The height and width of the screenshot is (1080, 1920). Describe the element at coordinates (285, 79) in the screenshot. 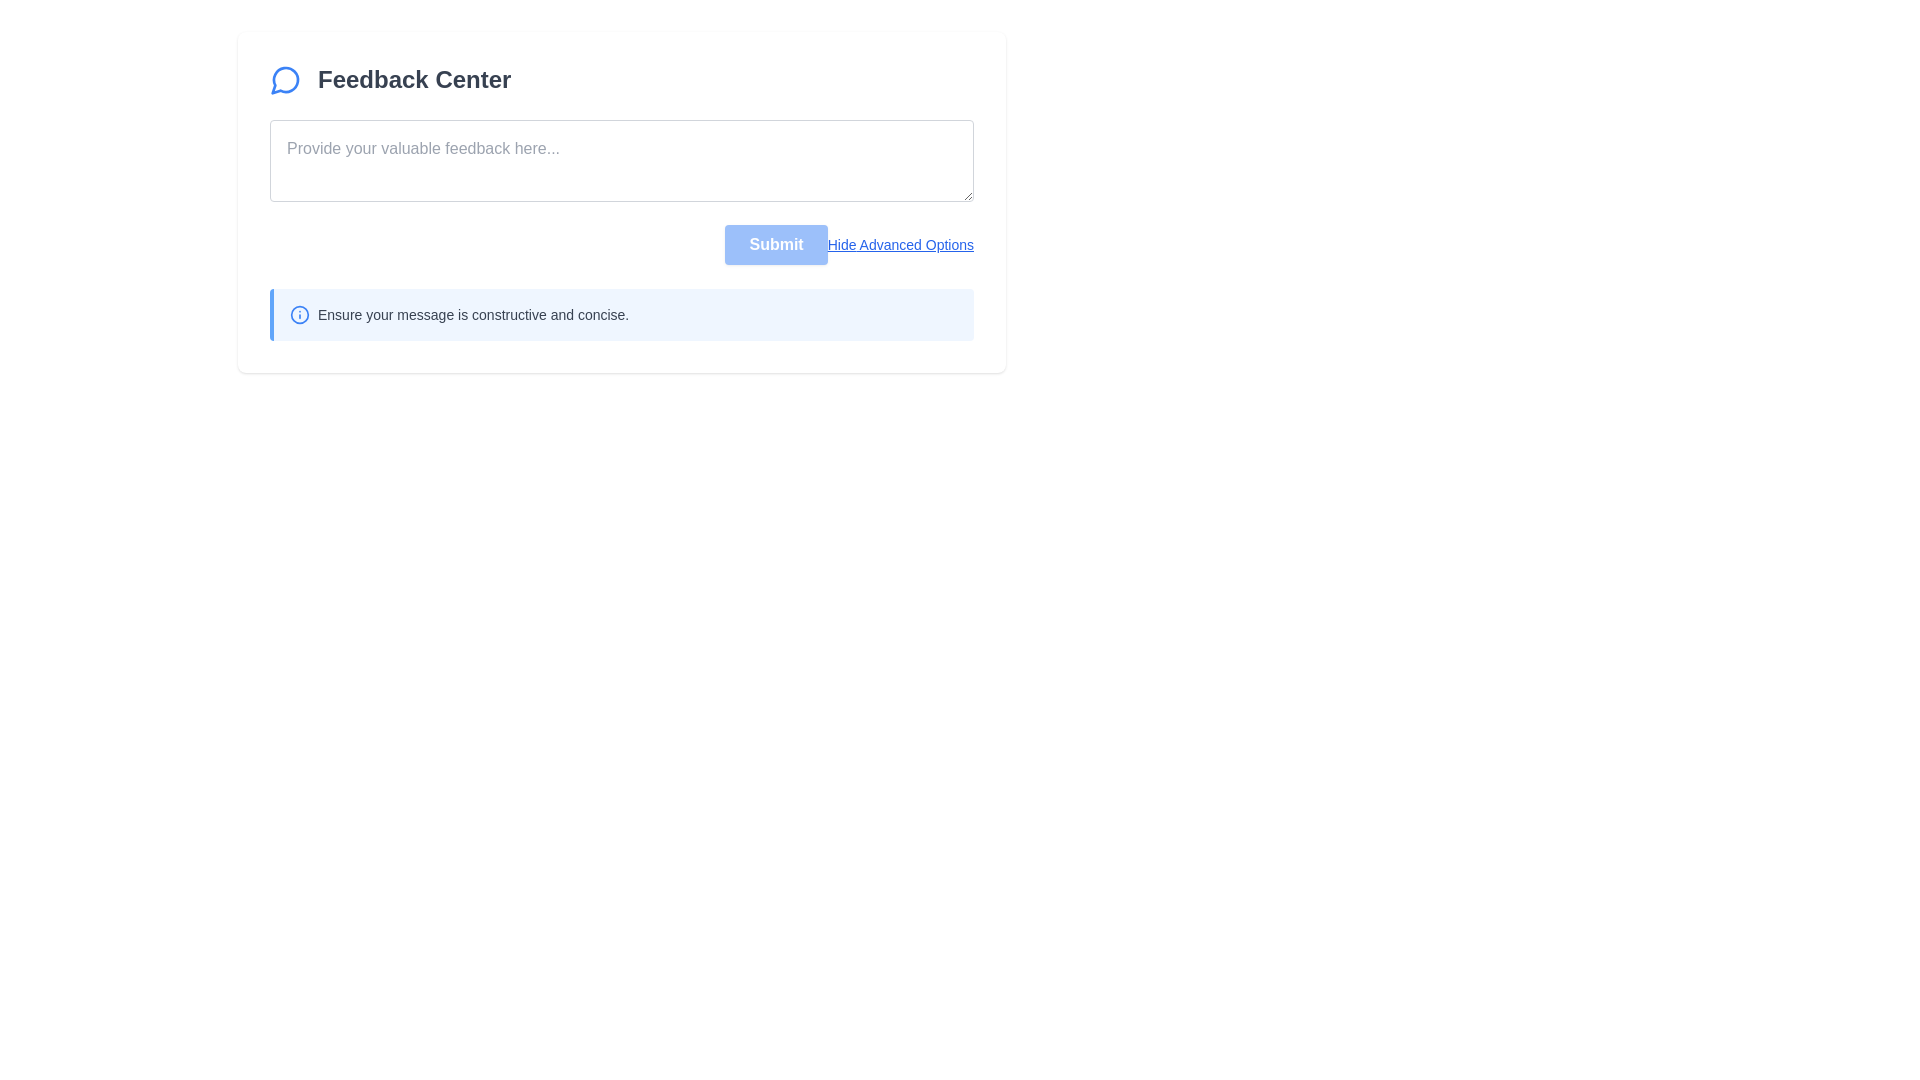

I see `on the feedback icon located` at that location.